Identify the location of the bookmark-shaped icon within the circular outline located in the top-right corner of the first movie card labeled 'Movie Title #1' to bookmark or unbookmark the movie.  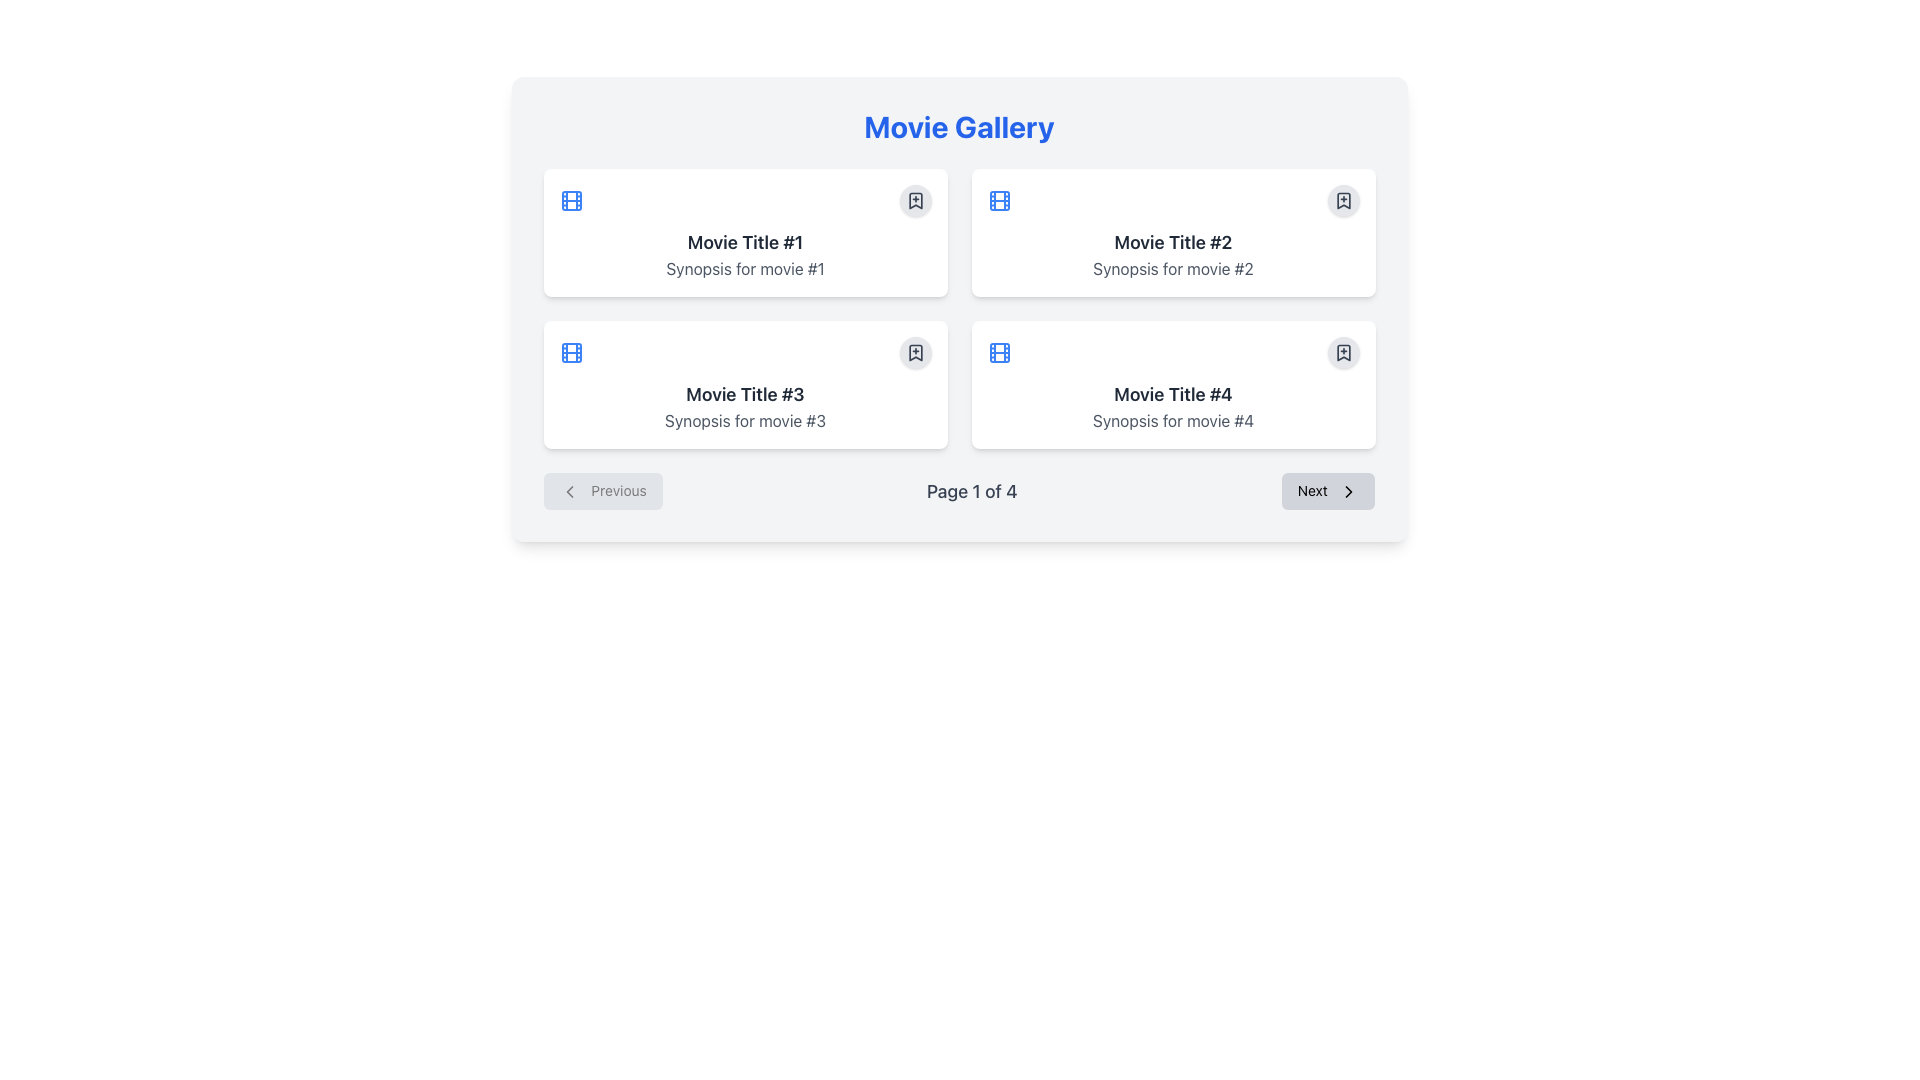
(914, 200).